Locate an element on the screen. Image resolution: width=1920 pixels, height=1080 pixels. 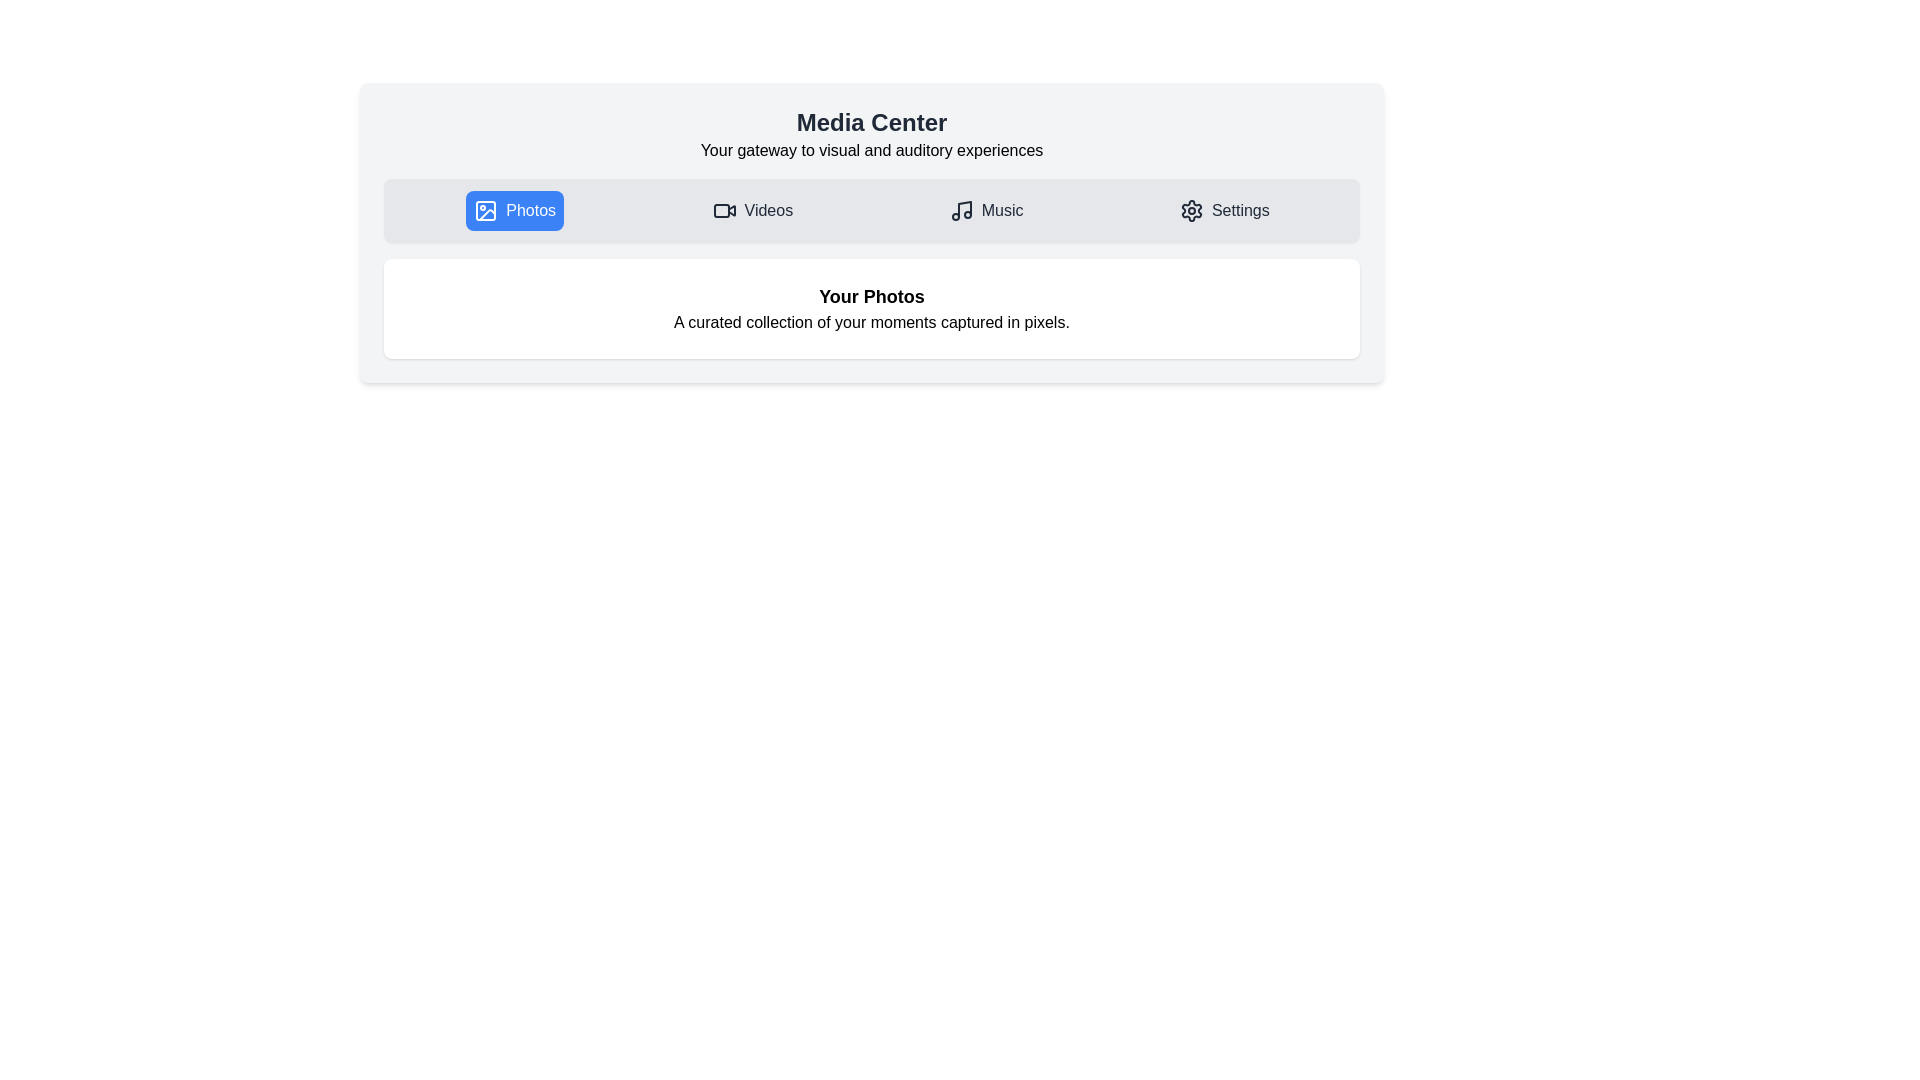
the 'Settings' text label, which is styled with medium font weight and positioned next to the gear icon in the top-right corner of the interface is located at coordinates (1239, 211).